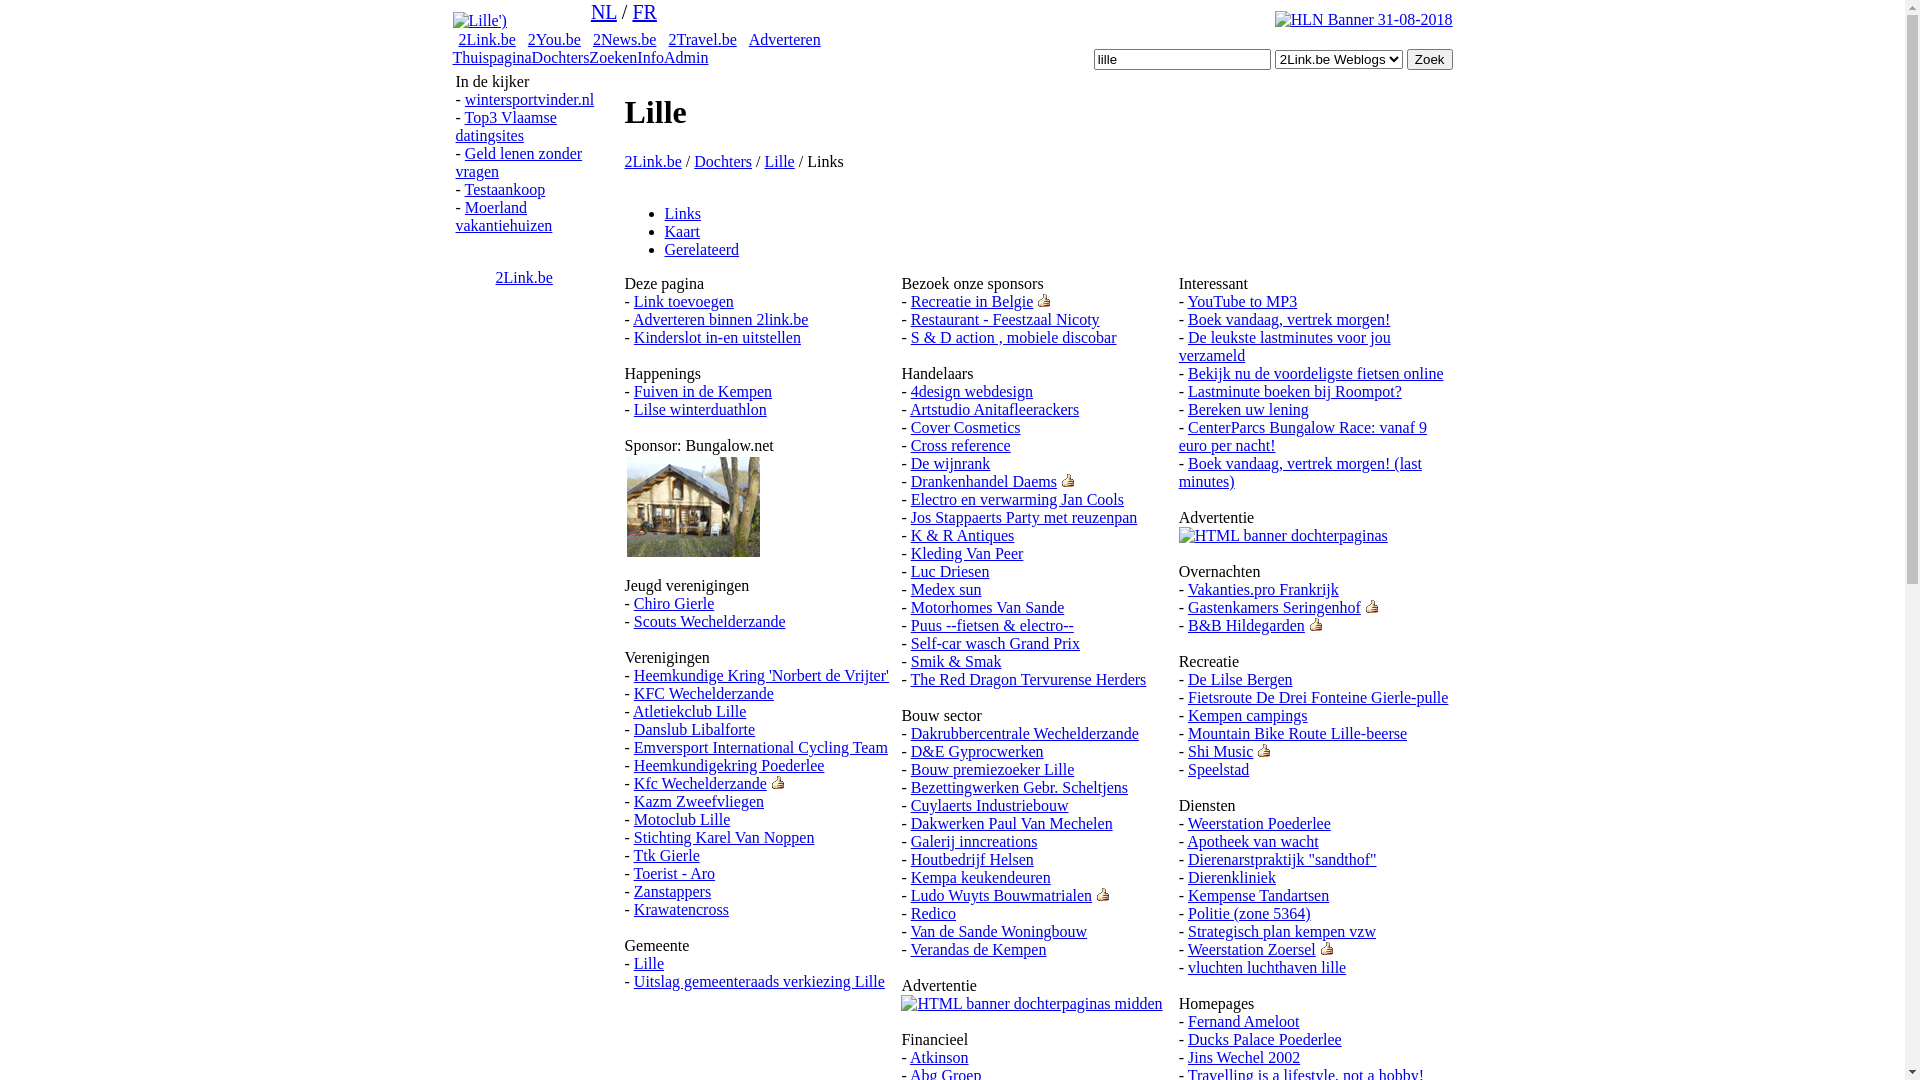  What do you see at coordinates (1300, 472) in the screenshot?
I see `'Boek vandaag, vertrek morgen! (last minutes)'` at bounding box center [1300, 472].